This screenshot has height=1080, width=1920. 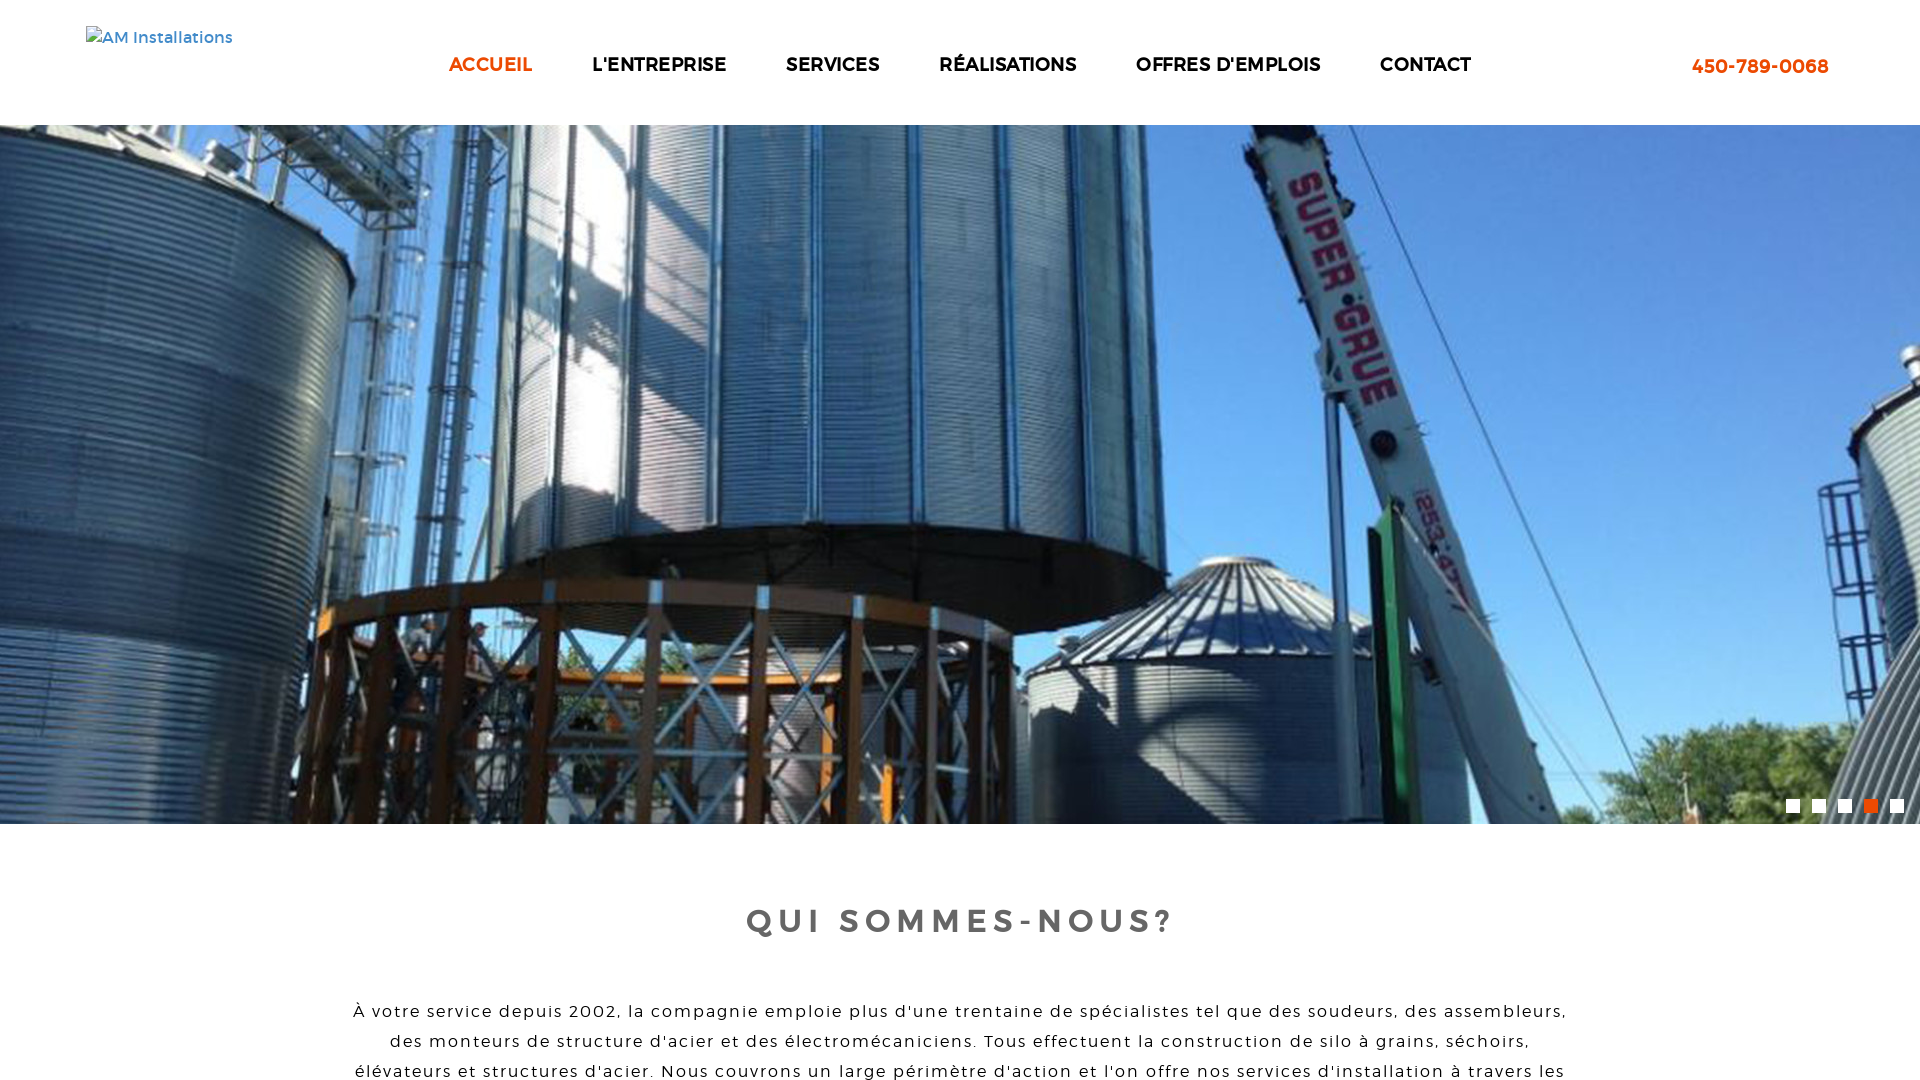 I want to click on 'ACCUEIL', so click(x=448, y=64).